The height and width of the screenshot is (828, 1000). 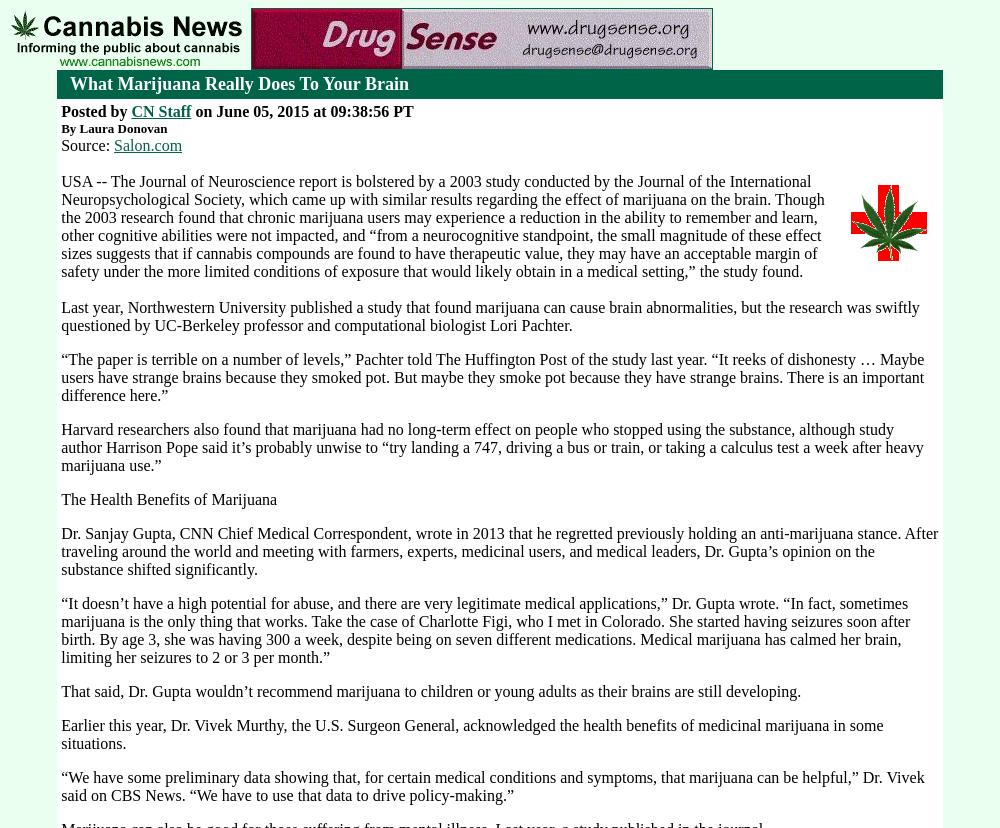 What do you see at coordinates (431, 691) in the screenshot?
I see `'That said, Dr. Gupta wouldn’t recommend marijuana to children or young adults as their brains are still developing.'` at bounding box center [431, 691].